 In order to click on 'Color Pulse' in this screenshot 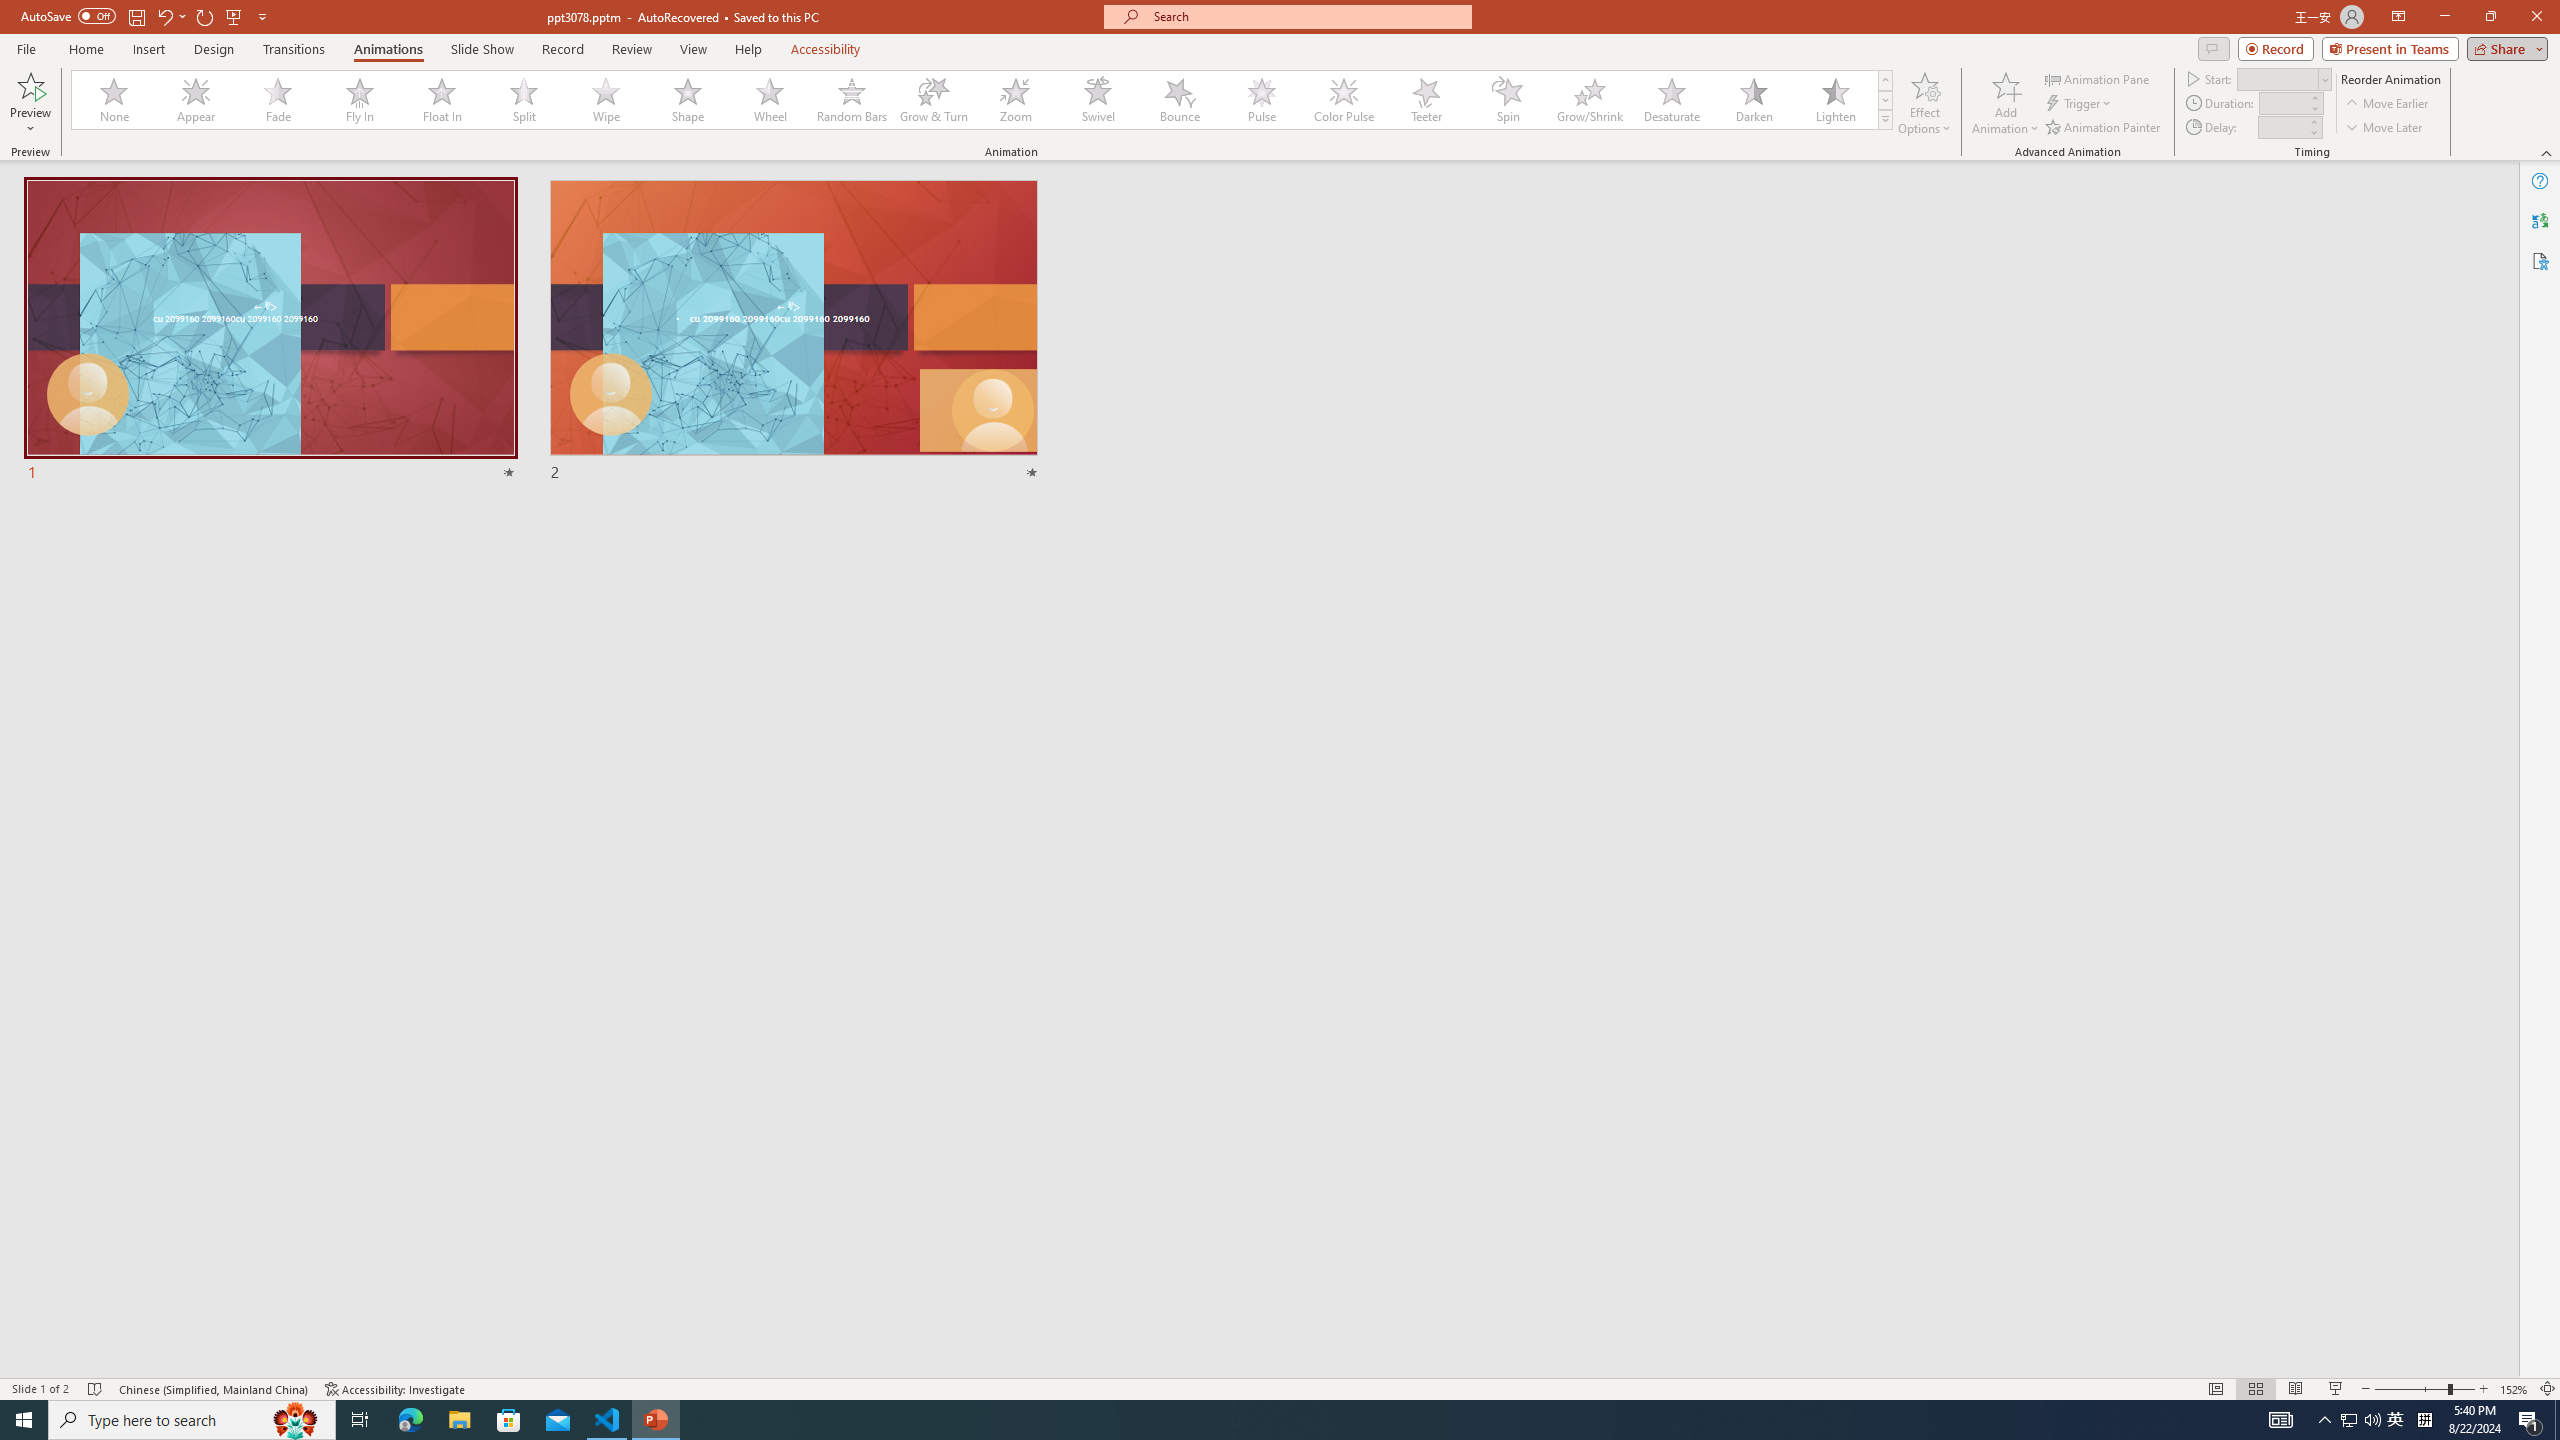, I will do `click(1344, 99)`.